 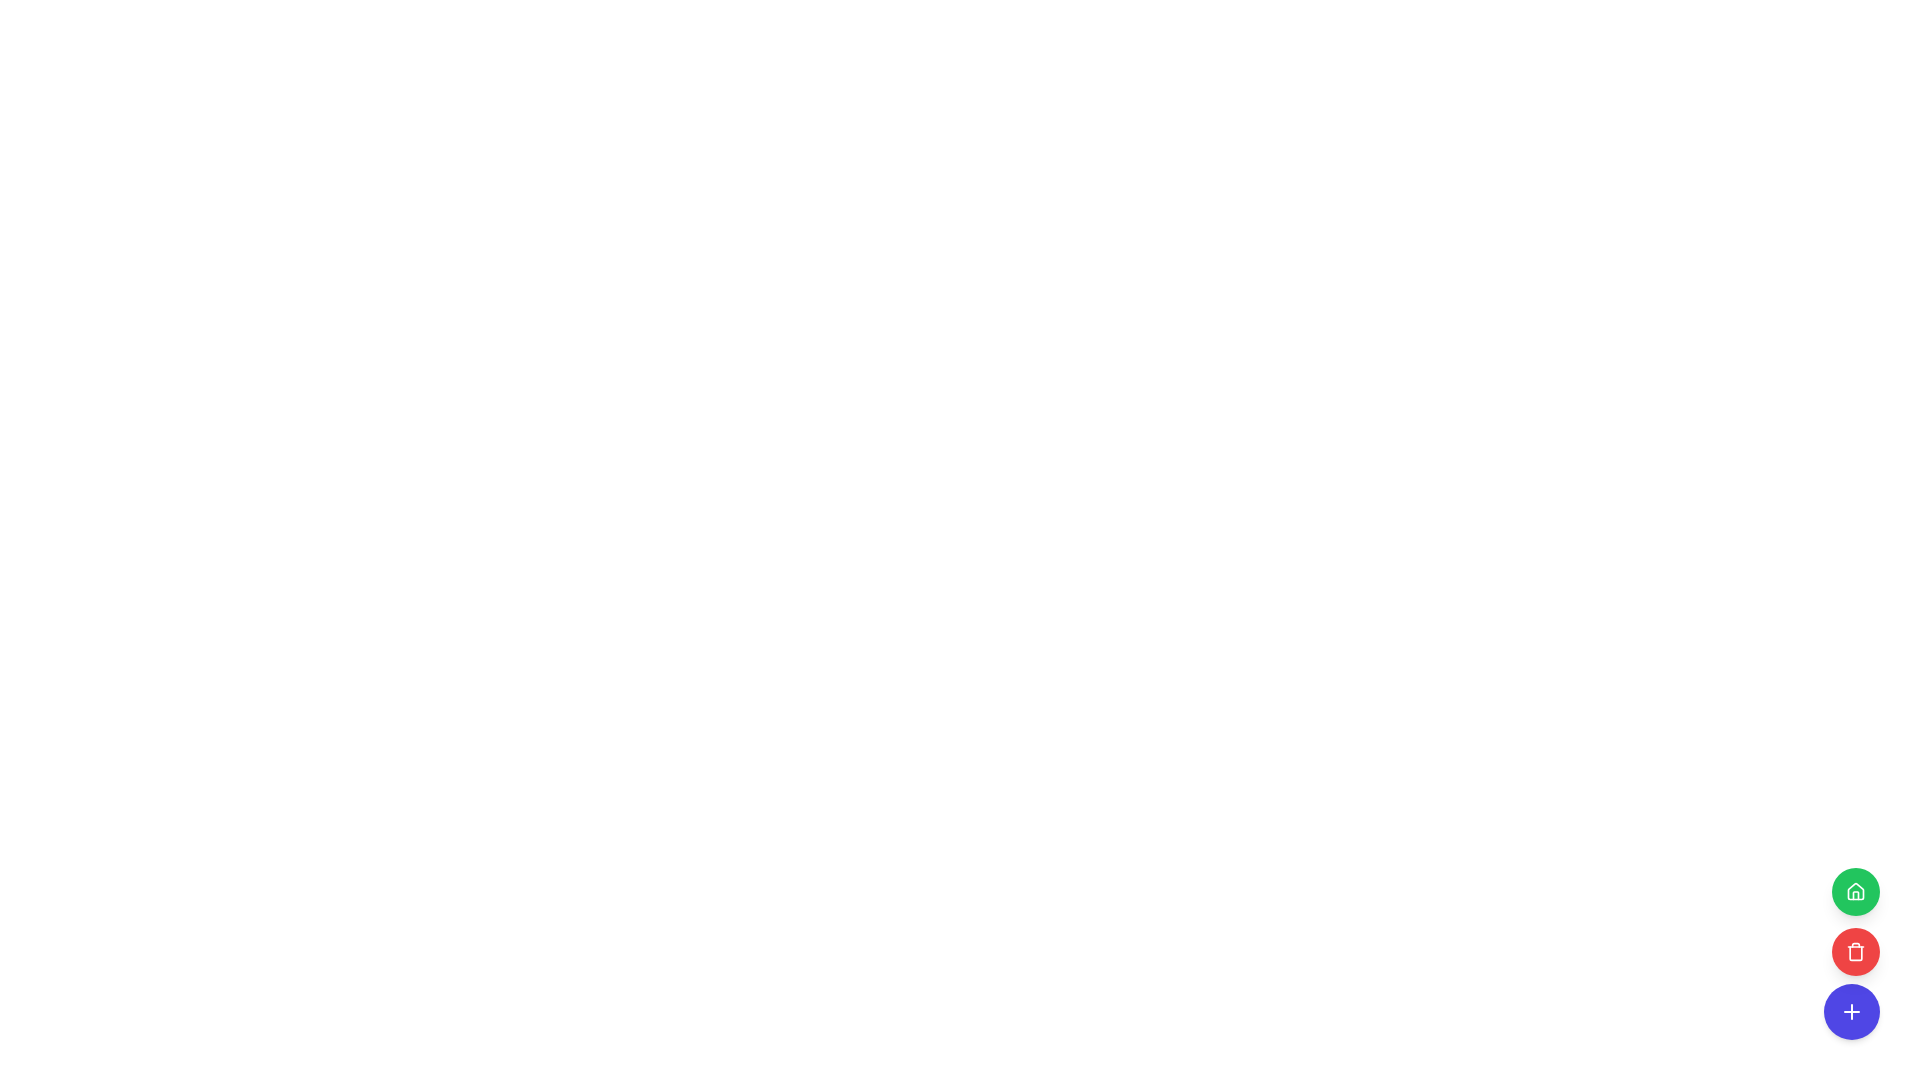 I want to click on the 'delete' action icon embedded in the second circular button on the right side of the interface, so click(x=1855, y=951).